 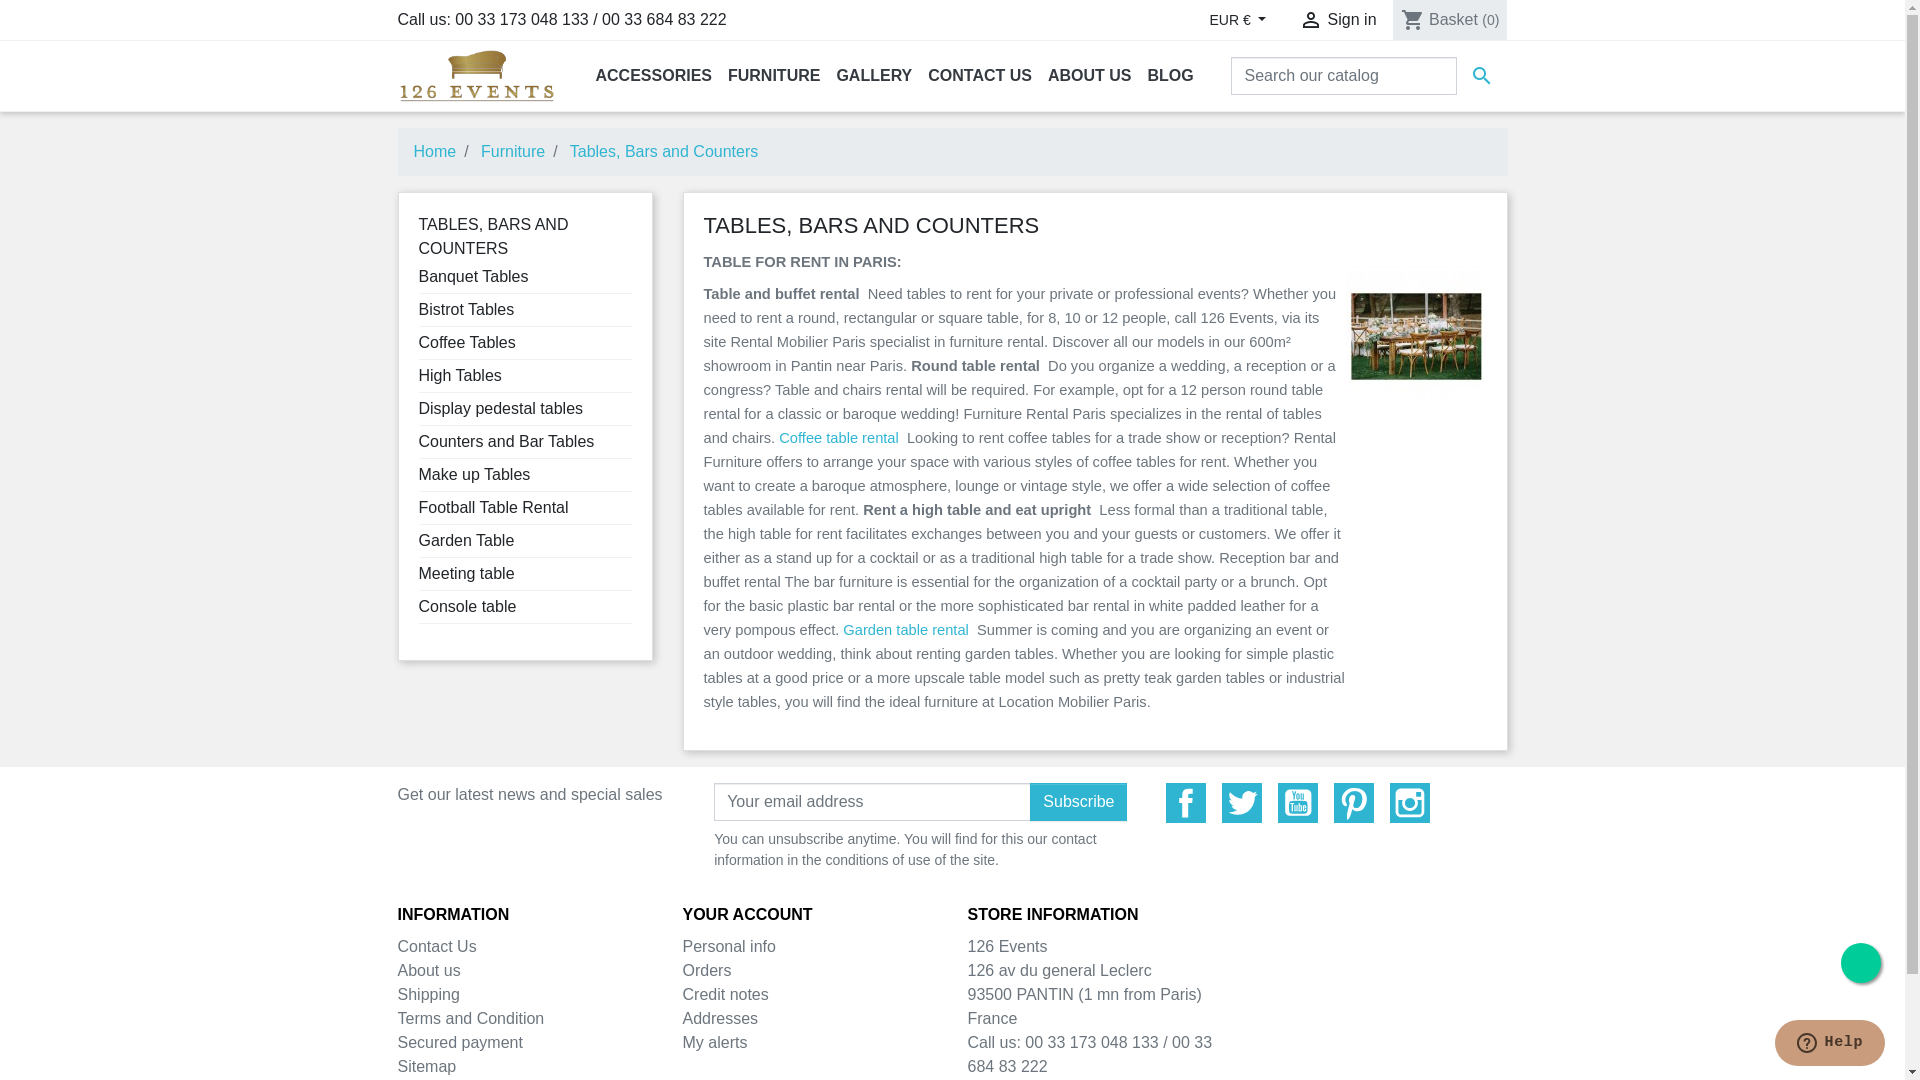 I want to click on 'Opens a widget where you can chat to one of our agents', so click(x=1829, y=1044).